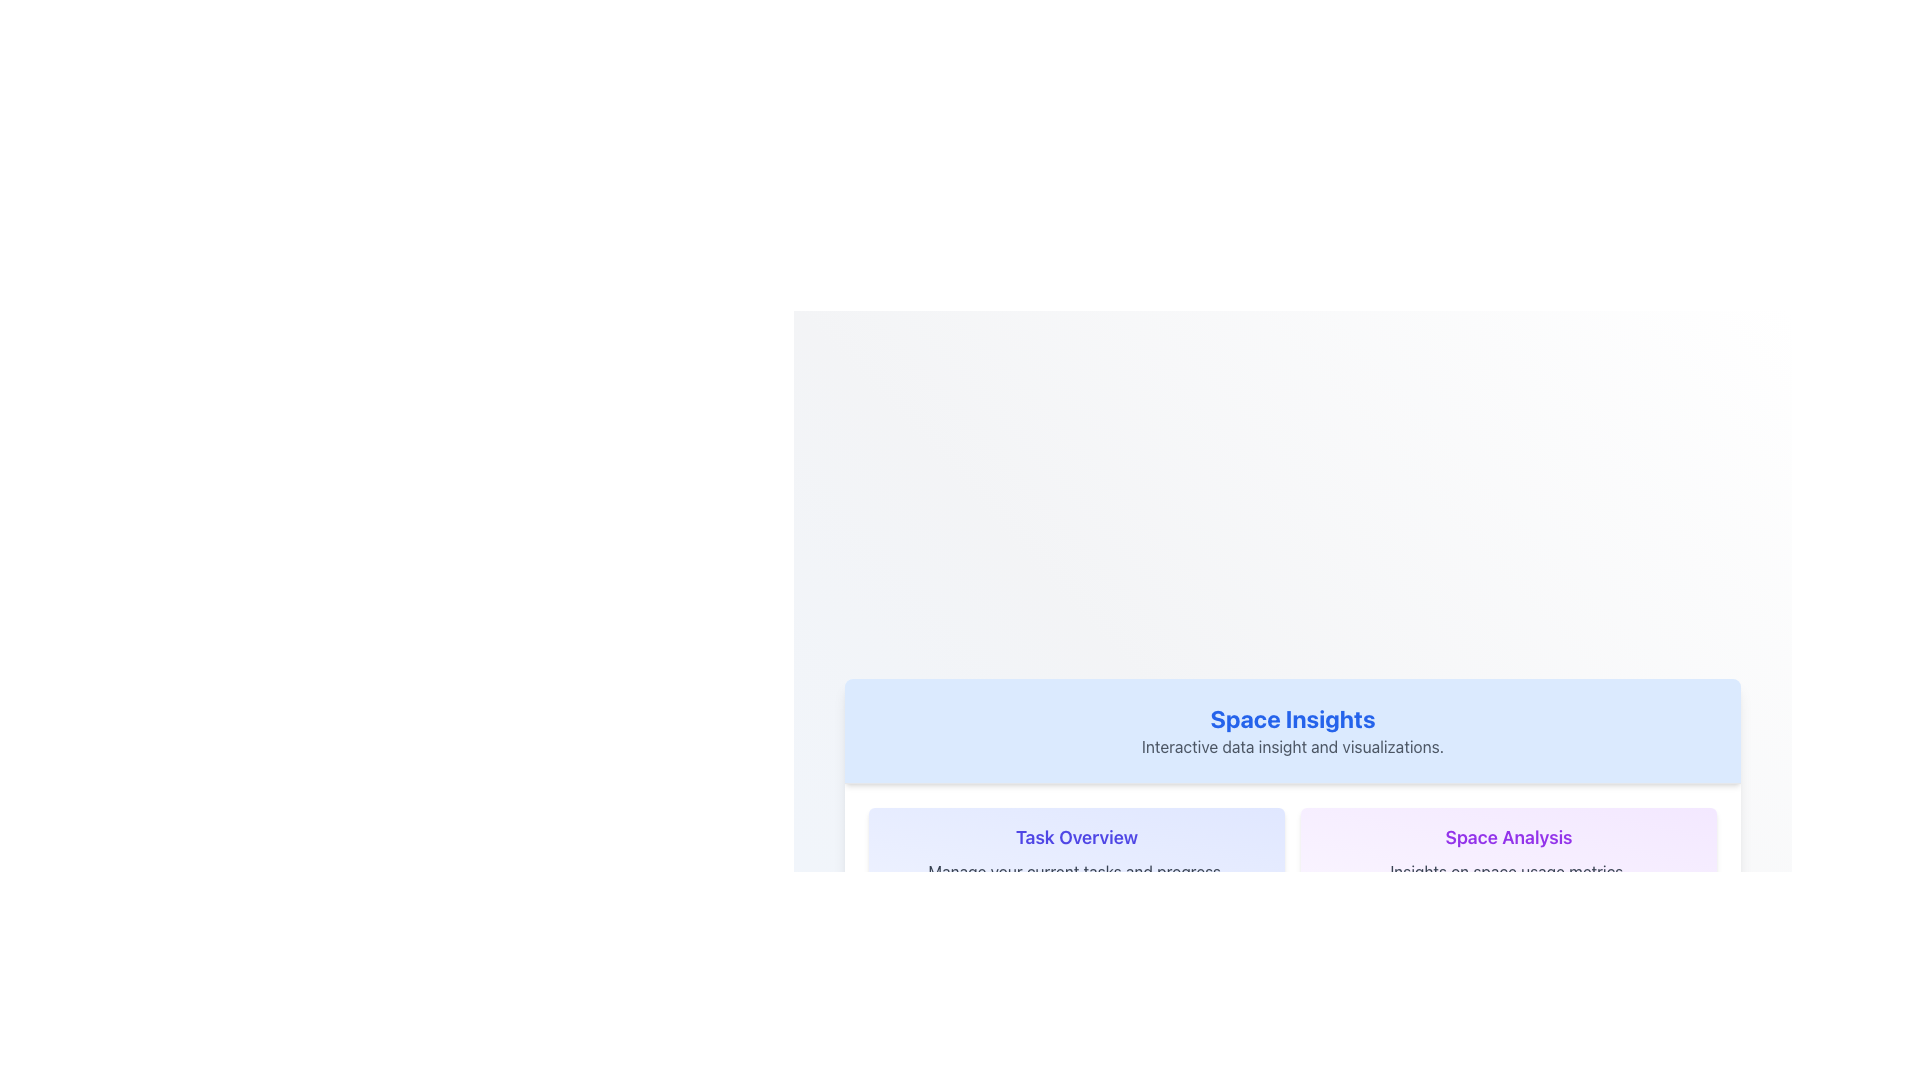  What do you see at coordinates (1680, 960) in the screenshot?
I see `the appearance of the chevron icon located in the bottom-right region of the interface, which serves as a visual indicator suggesting the action to 'next' or 'proceed'` at bounding box center [1680, 960].